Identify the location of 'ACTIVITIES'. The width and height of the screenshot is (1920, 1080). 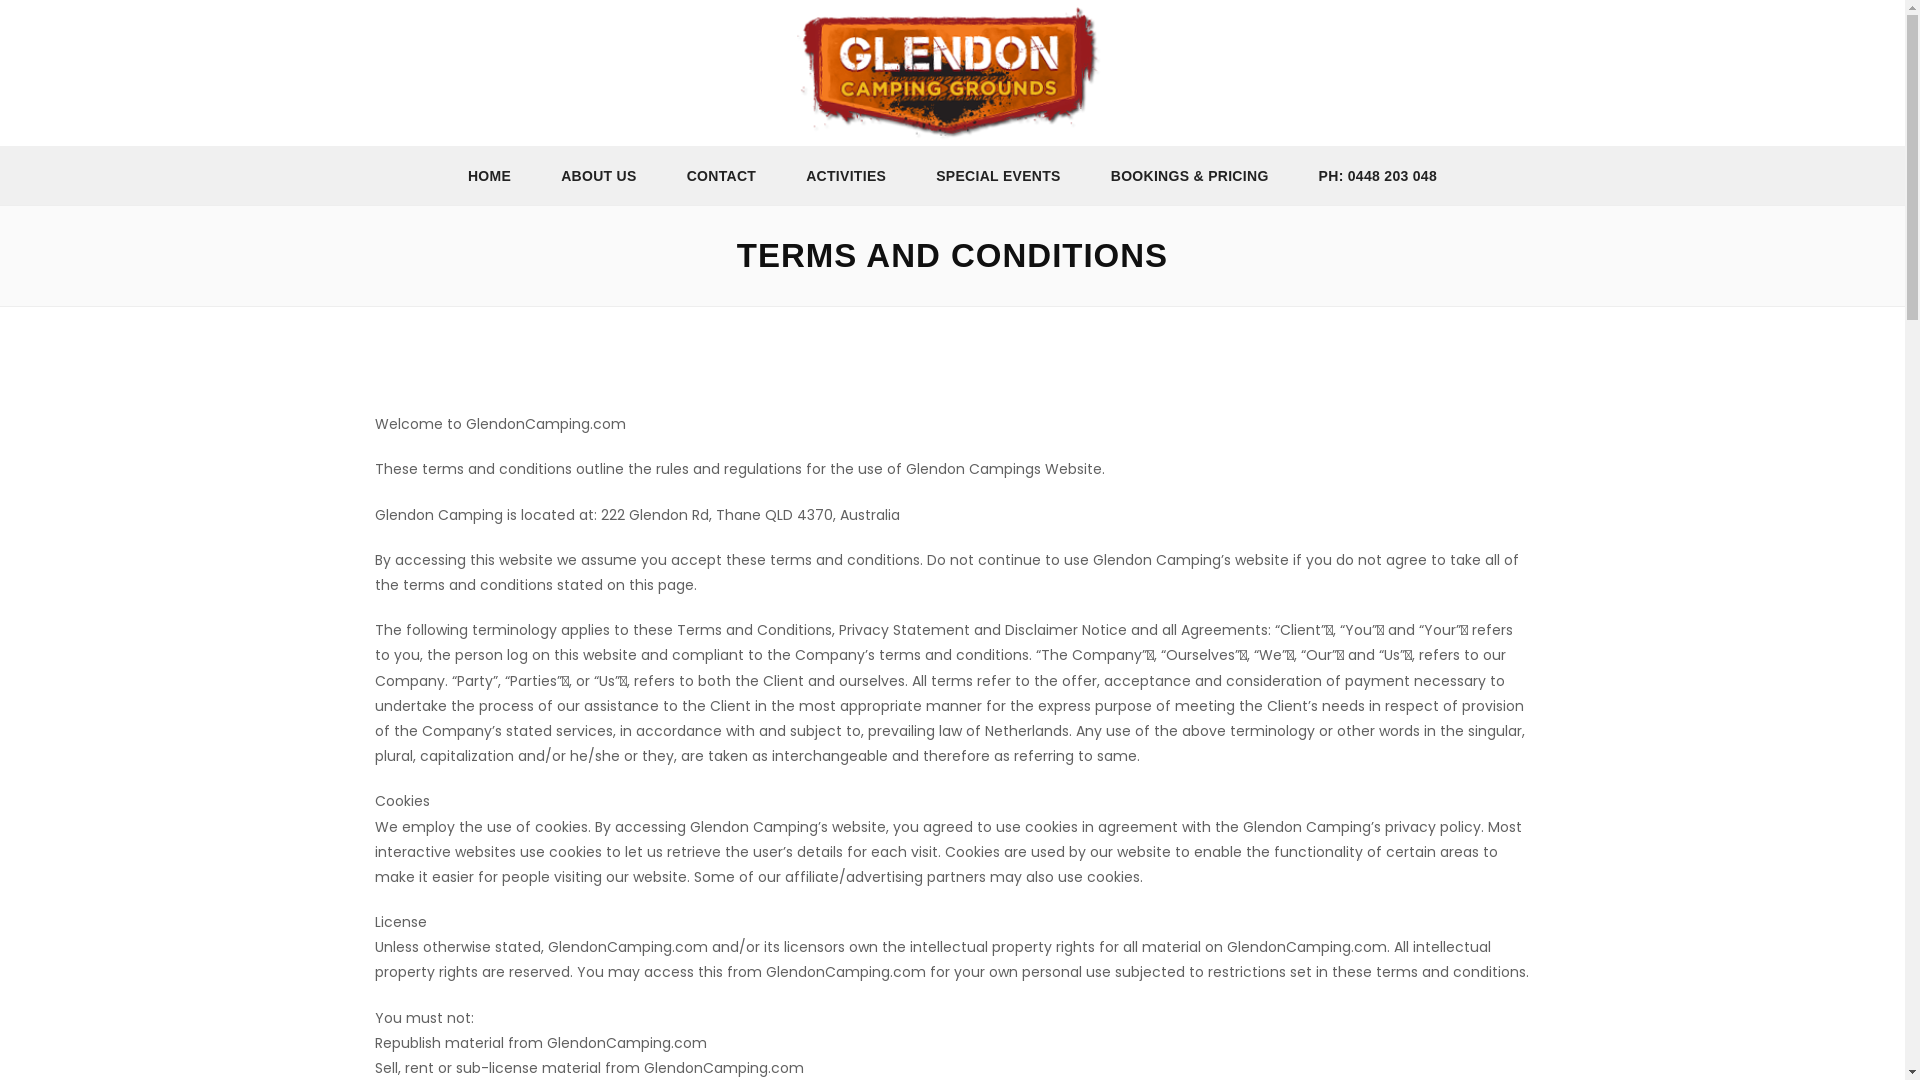
(845, 174).